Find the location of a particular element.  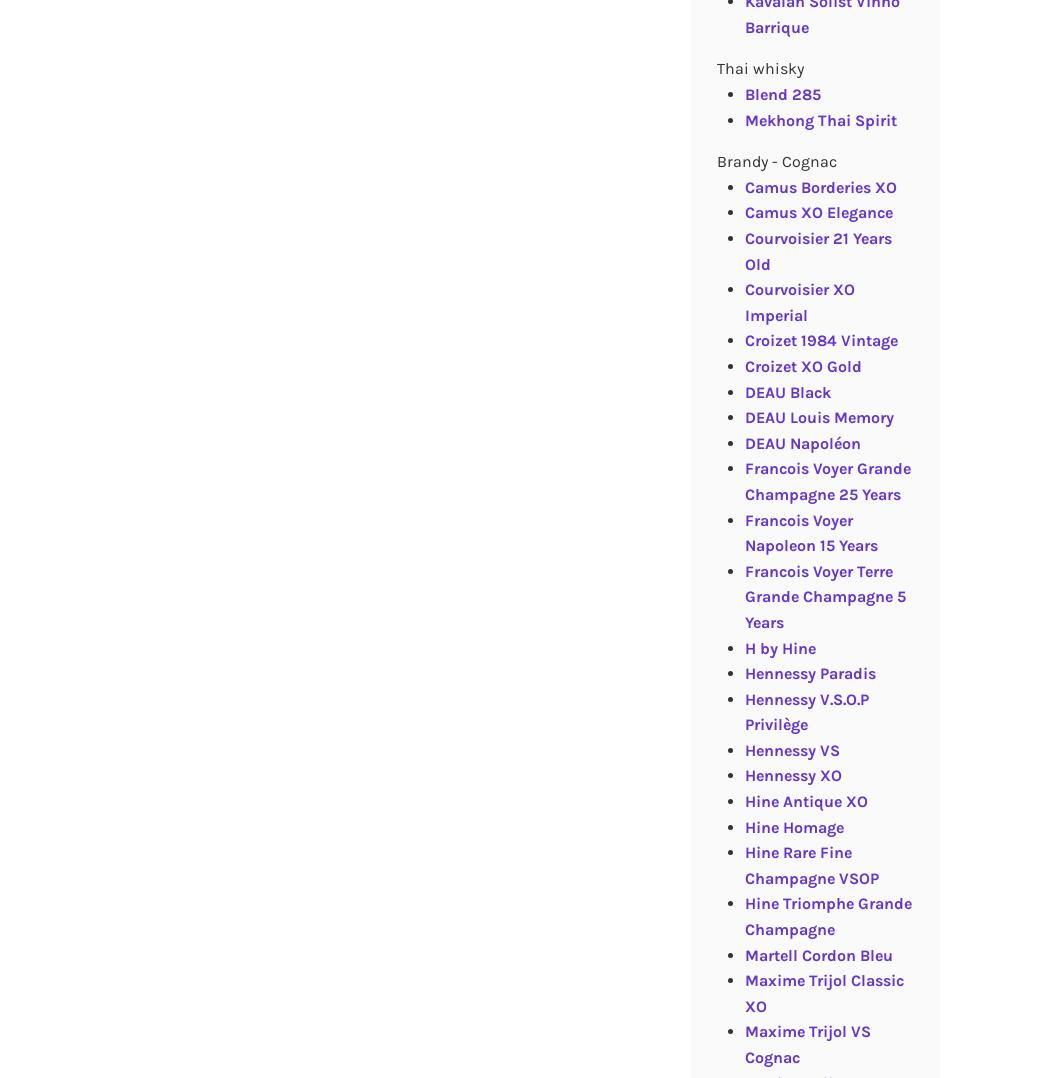

'Hine Antique XO' is located at coordinates (804, 800).